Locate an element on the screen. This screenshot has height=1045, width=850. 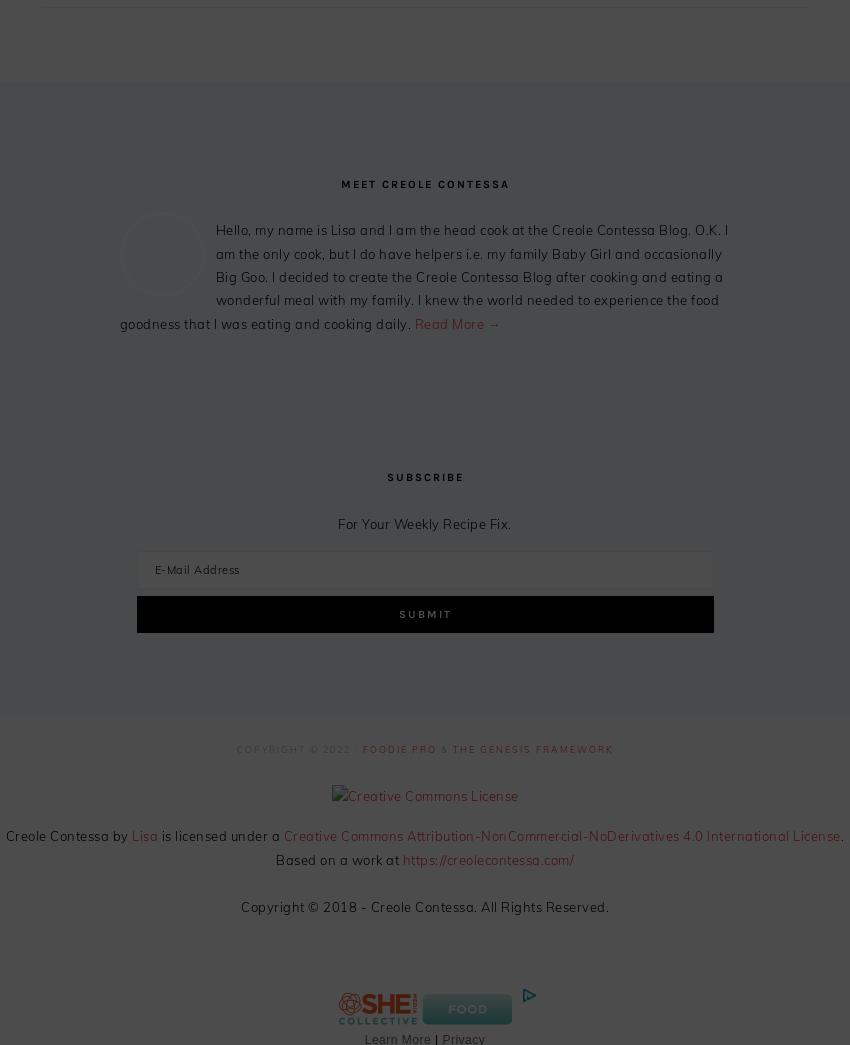
'Based on a work at' is located at coordinates (338, 857).